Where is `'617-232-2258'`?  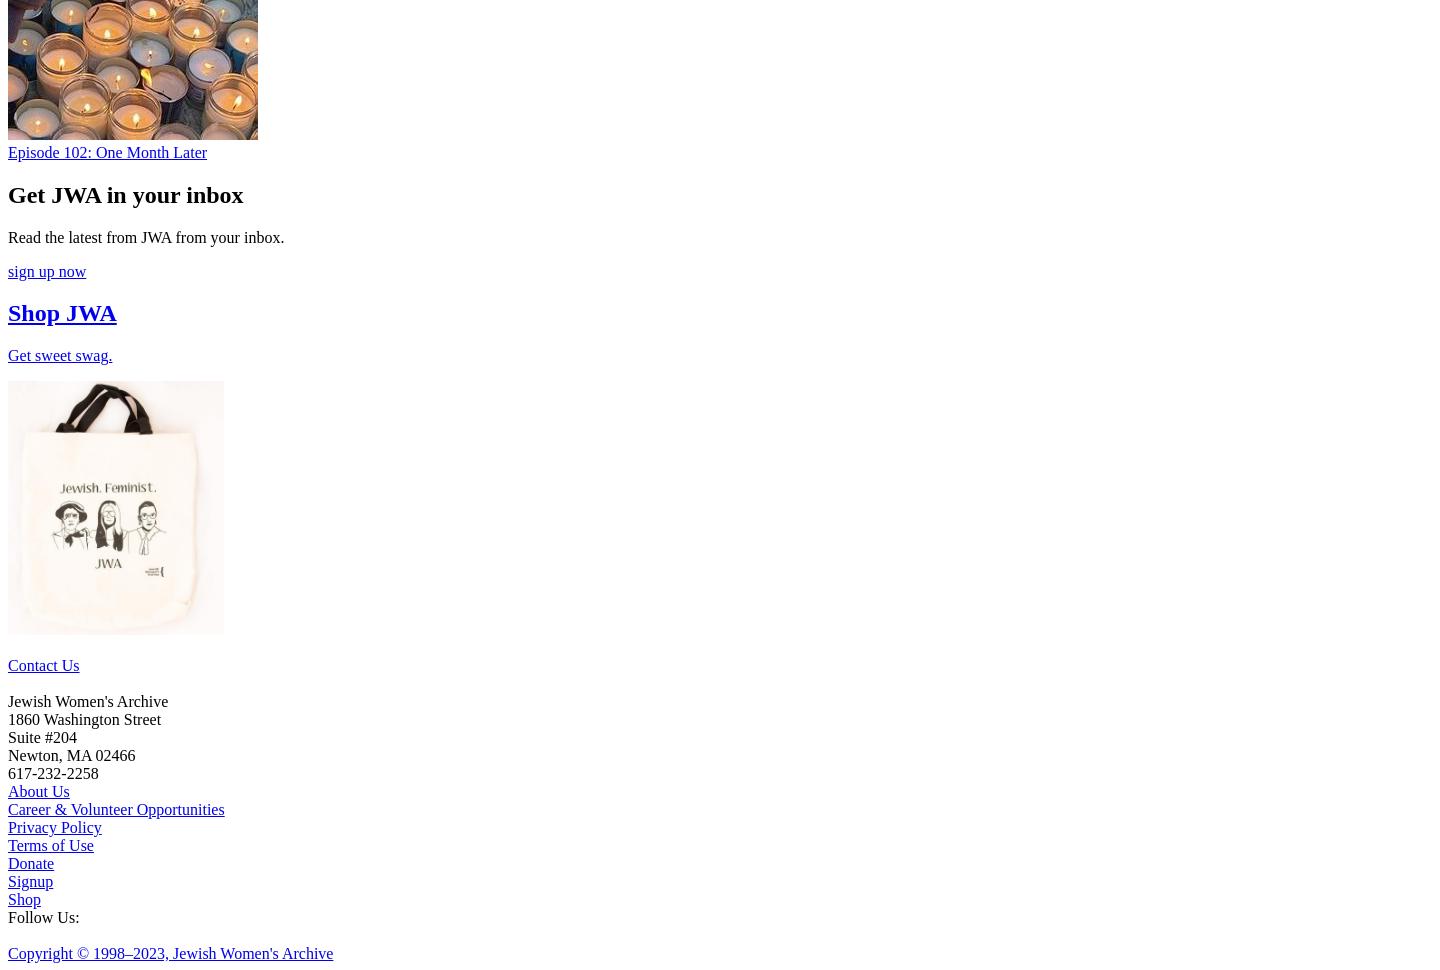 '617-232-2258' is located at coordinates (51, 772).